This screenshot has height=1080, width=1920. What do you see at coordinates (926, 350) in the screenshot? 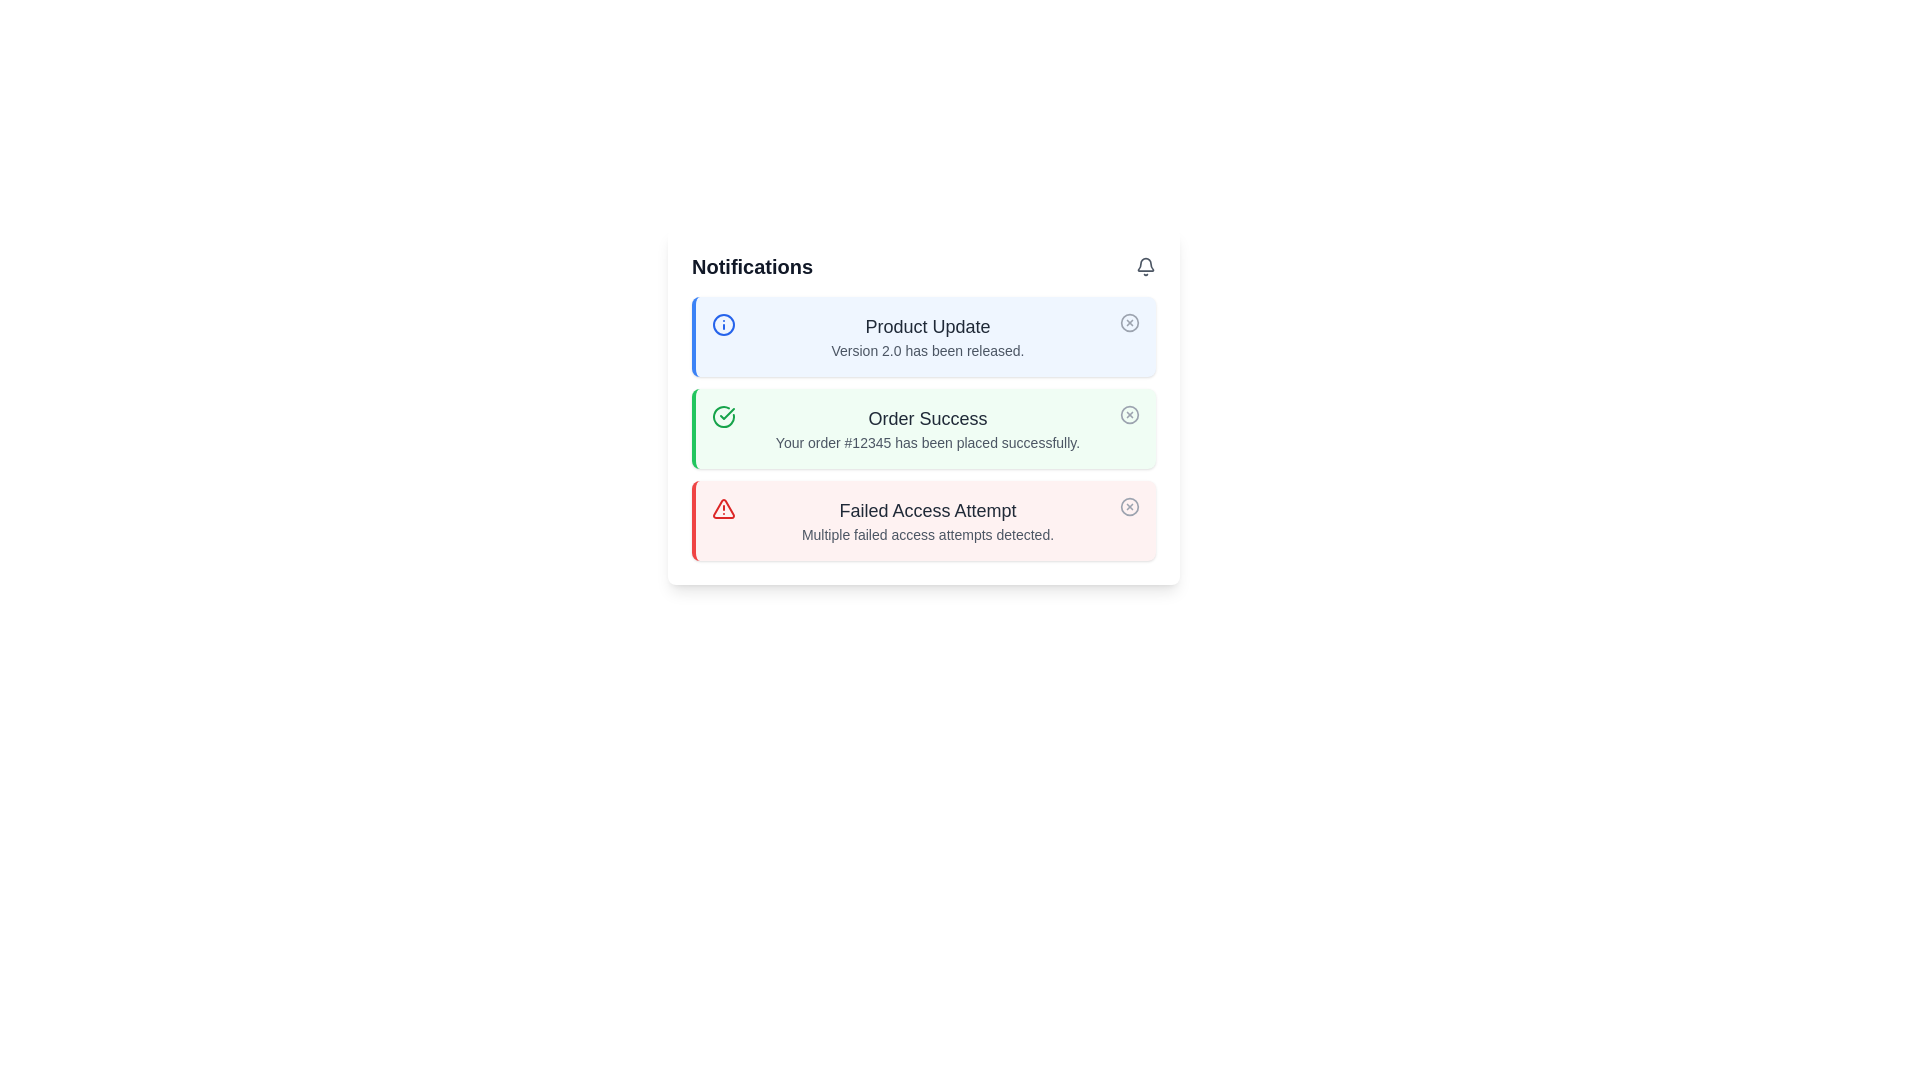
I see `the static text label displaying the message 'Version 2.0 has been released.' located under the 'Product Update' title in the notification card` at bounding box center [926, 350].